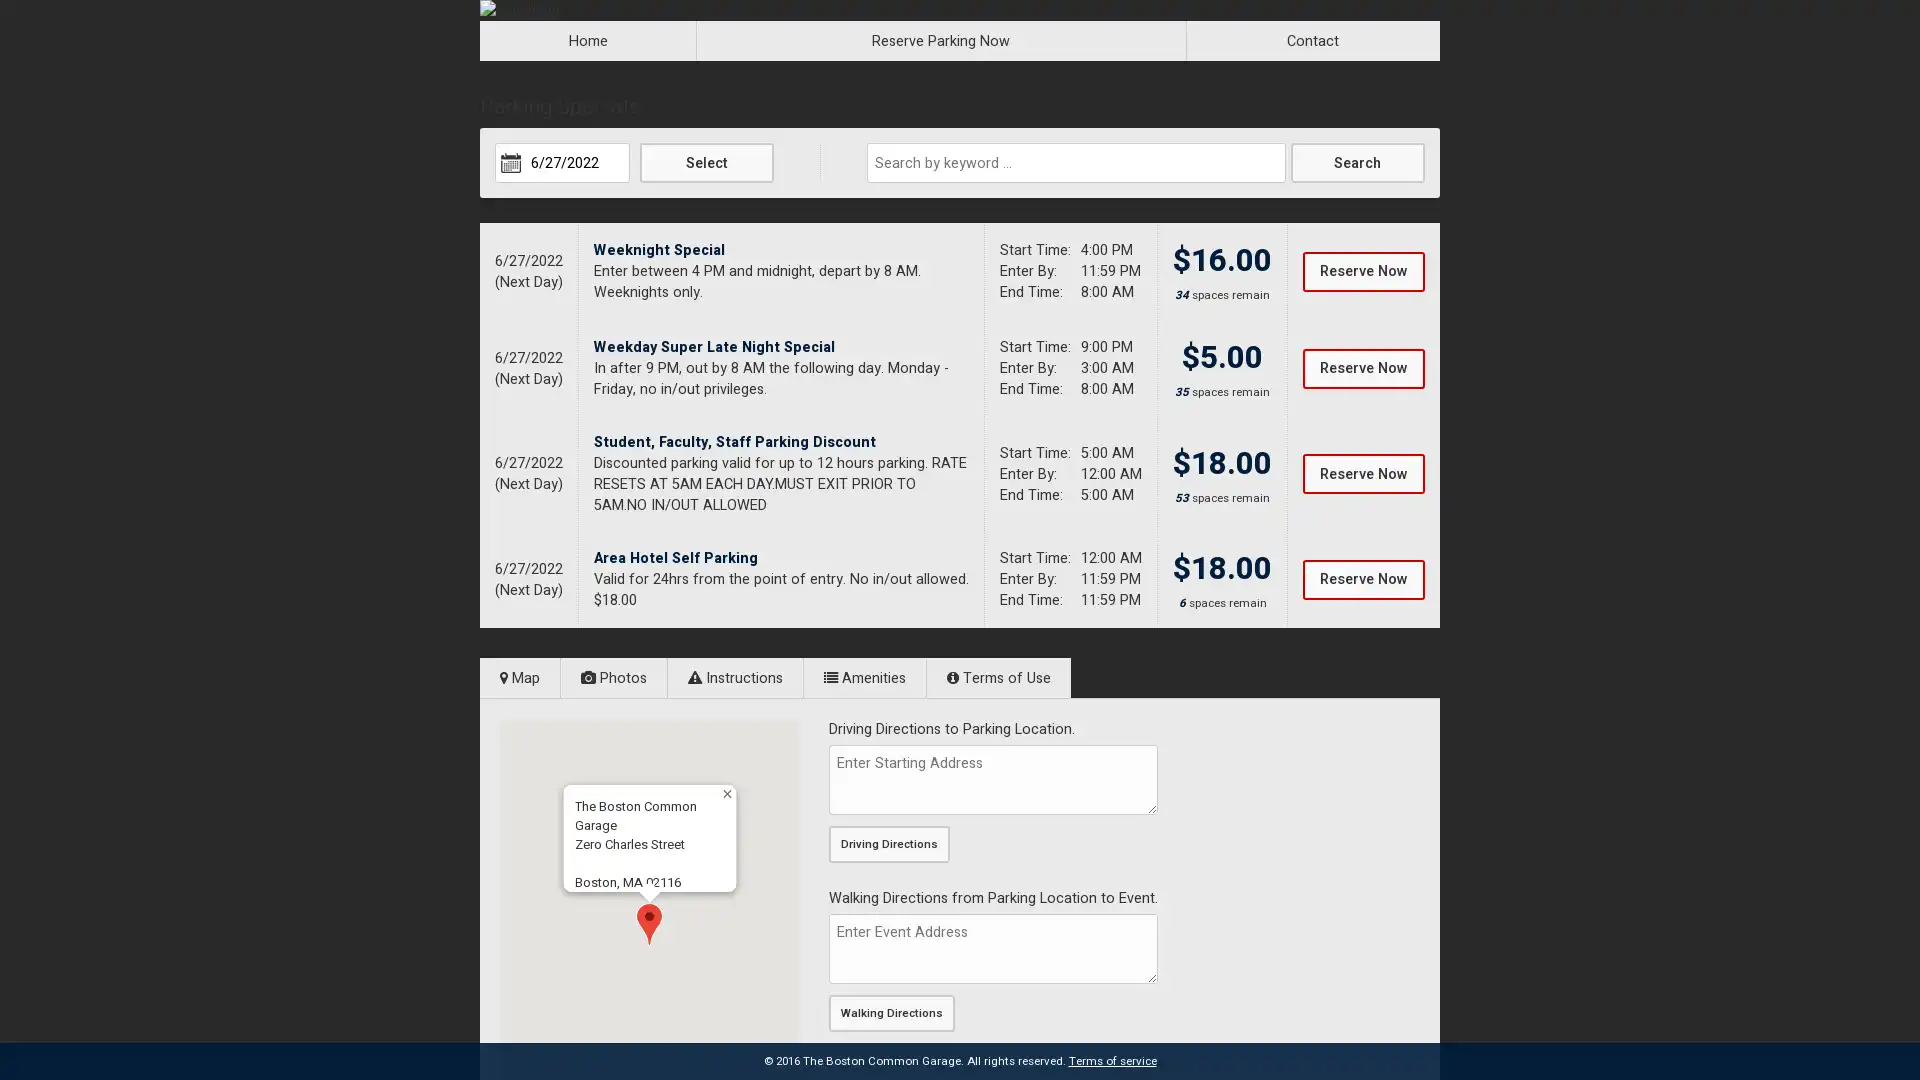 Image resolution: width=1920 pixels, height=1080 pixels. I want to click on Search, so click(1357, 161).